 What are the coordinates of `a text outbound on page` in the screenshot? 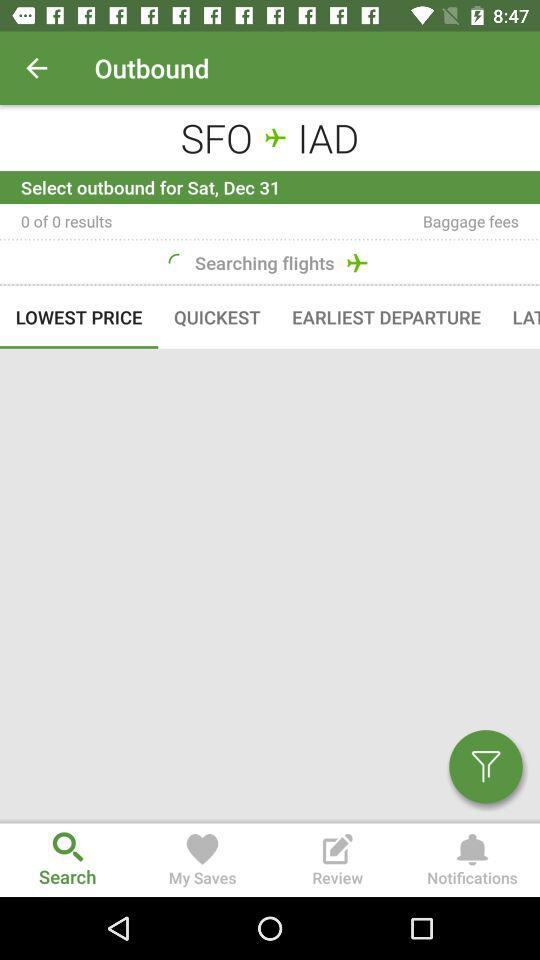 It's located at (189, 68).